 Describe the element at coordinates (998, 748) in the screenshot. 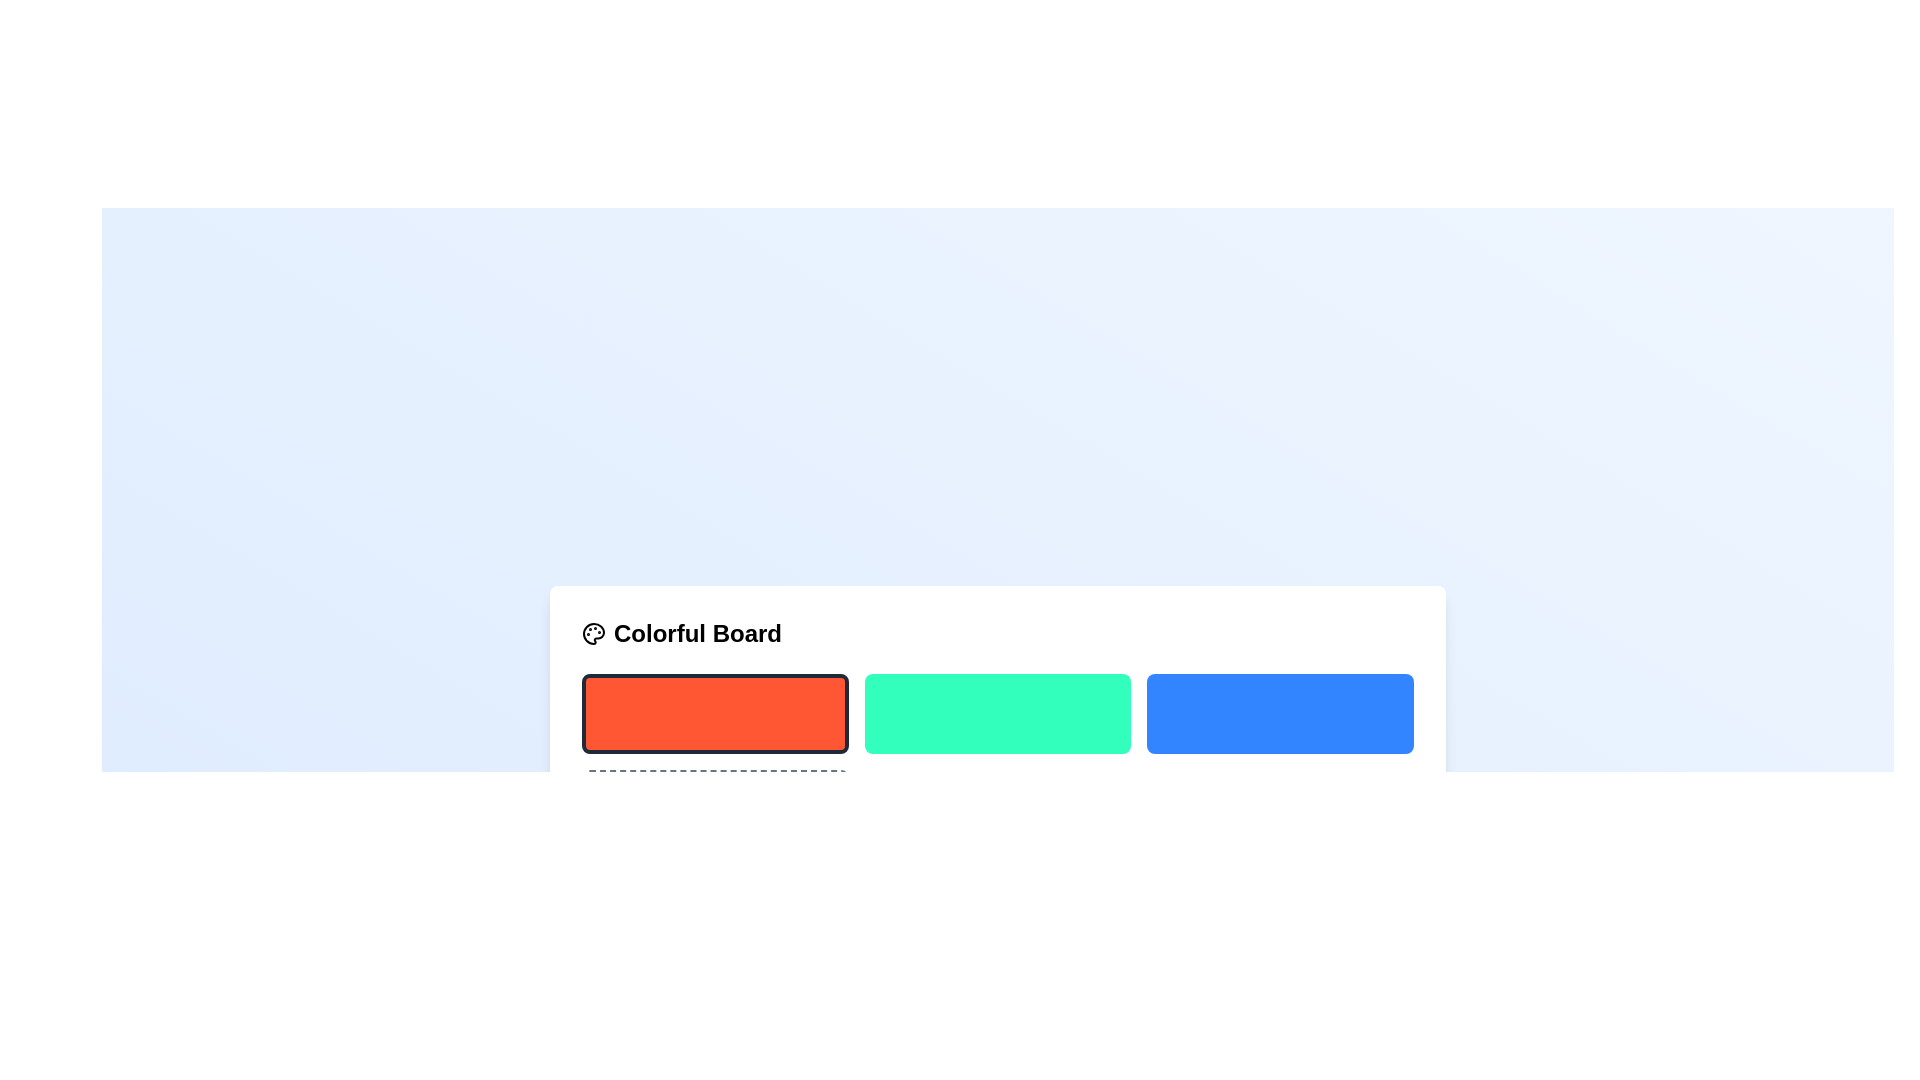

I see `the second selectable color option box, which has a light green fill color and rounded corners` at that location.